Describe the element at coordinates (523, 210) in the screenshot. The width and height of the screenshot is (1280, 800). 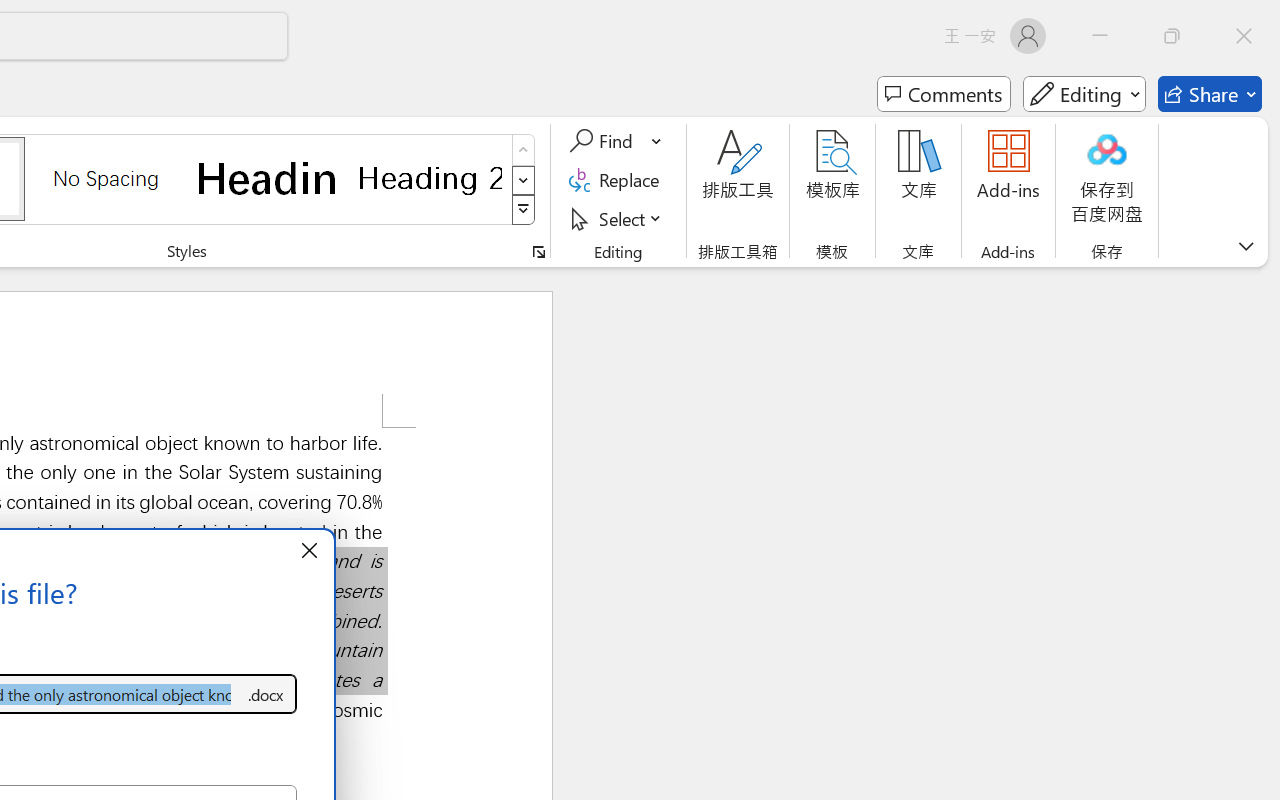
I see `'Styles'` at that location.